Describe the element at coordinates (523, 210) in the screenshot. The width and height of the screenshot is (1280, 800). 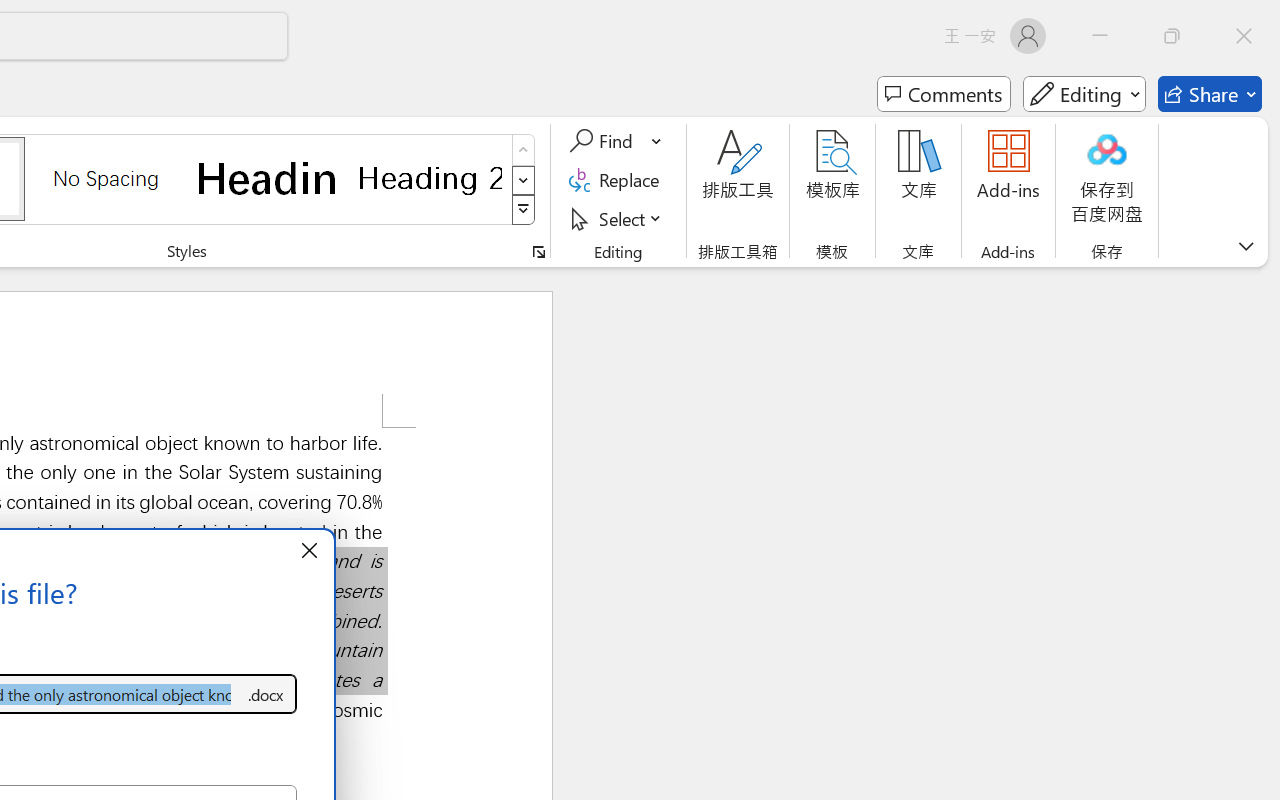
I see `'Styles'` at that location.